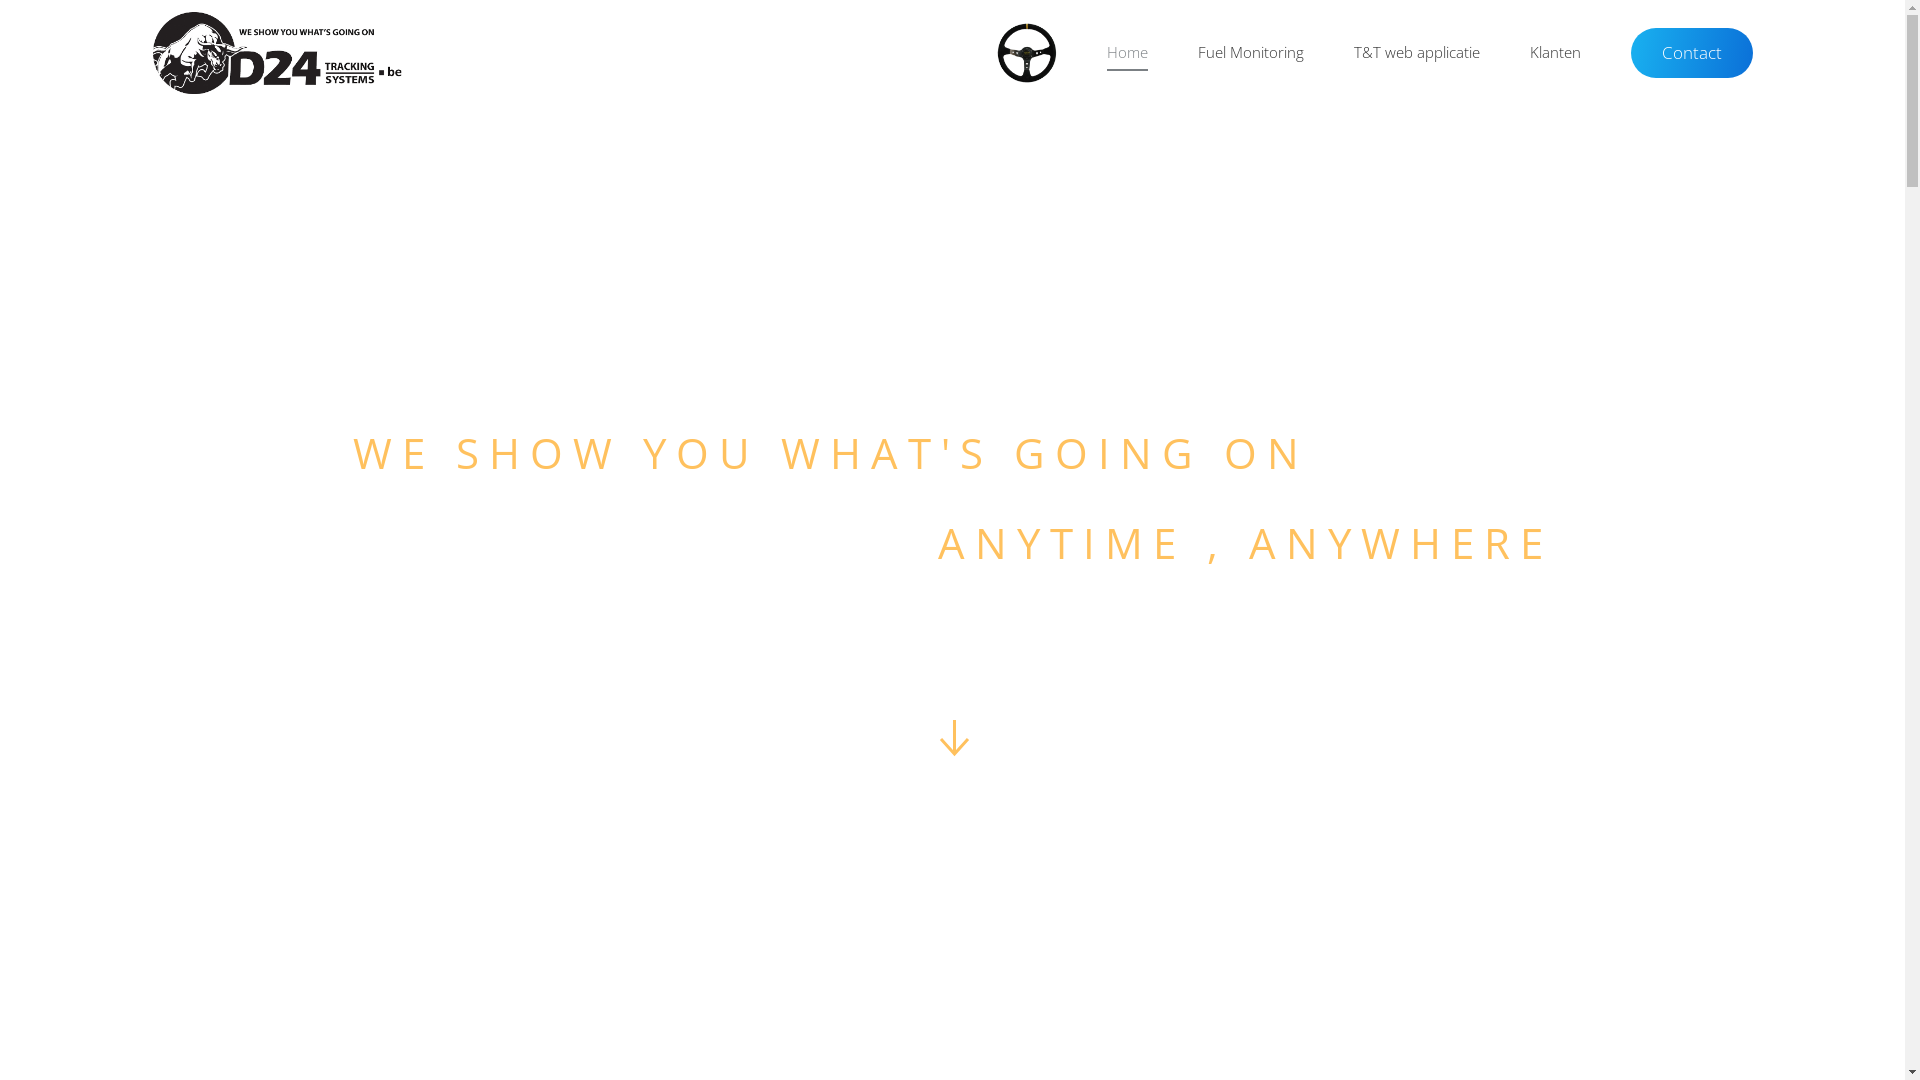 The height and width of the screenshot is (1080, 1920). Describe the element at coordinates (1080, 52) in the screenshot. I see `'Home'` at that location.